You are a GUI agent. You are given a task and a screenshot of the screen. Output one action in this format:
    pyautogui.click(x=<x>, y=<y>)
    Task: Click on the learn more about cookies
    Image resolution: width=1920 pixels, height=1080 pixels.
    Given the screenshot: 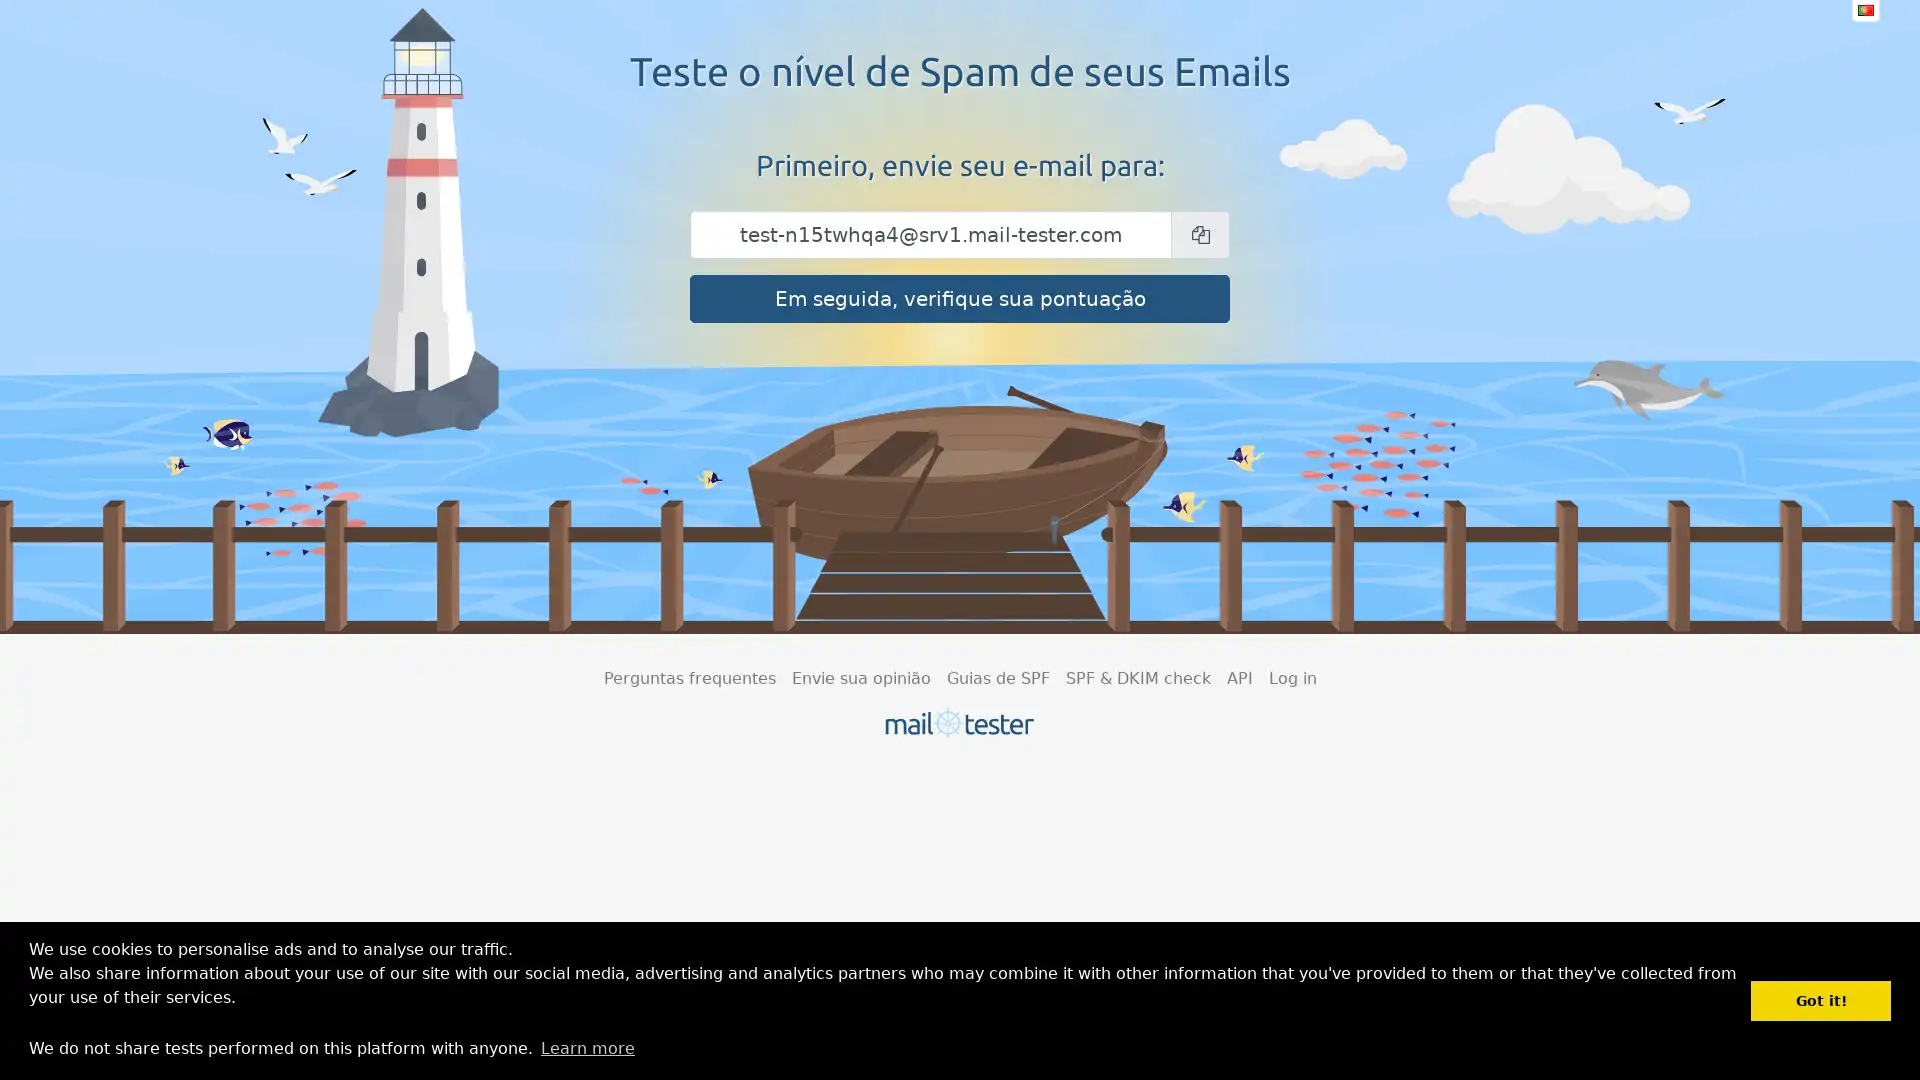 What is the action you would take?
    pyautogui.click(x=586, y=1047)
    